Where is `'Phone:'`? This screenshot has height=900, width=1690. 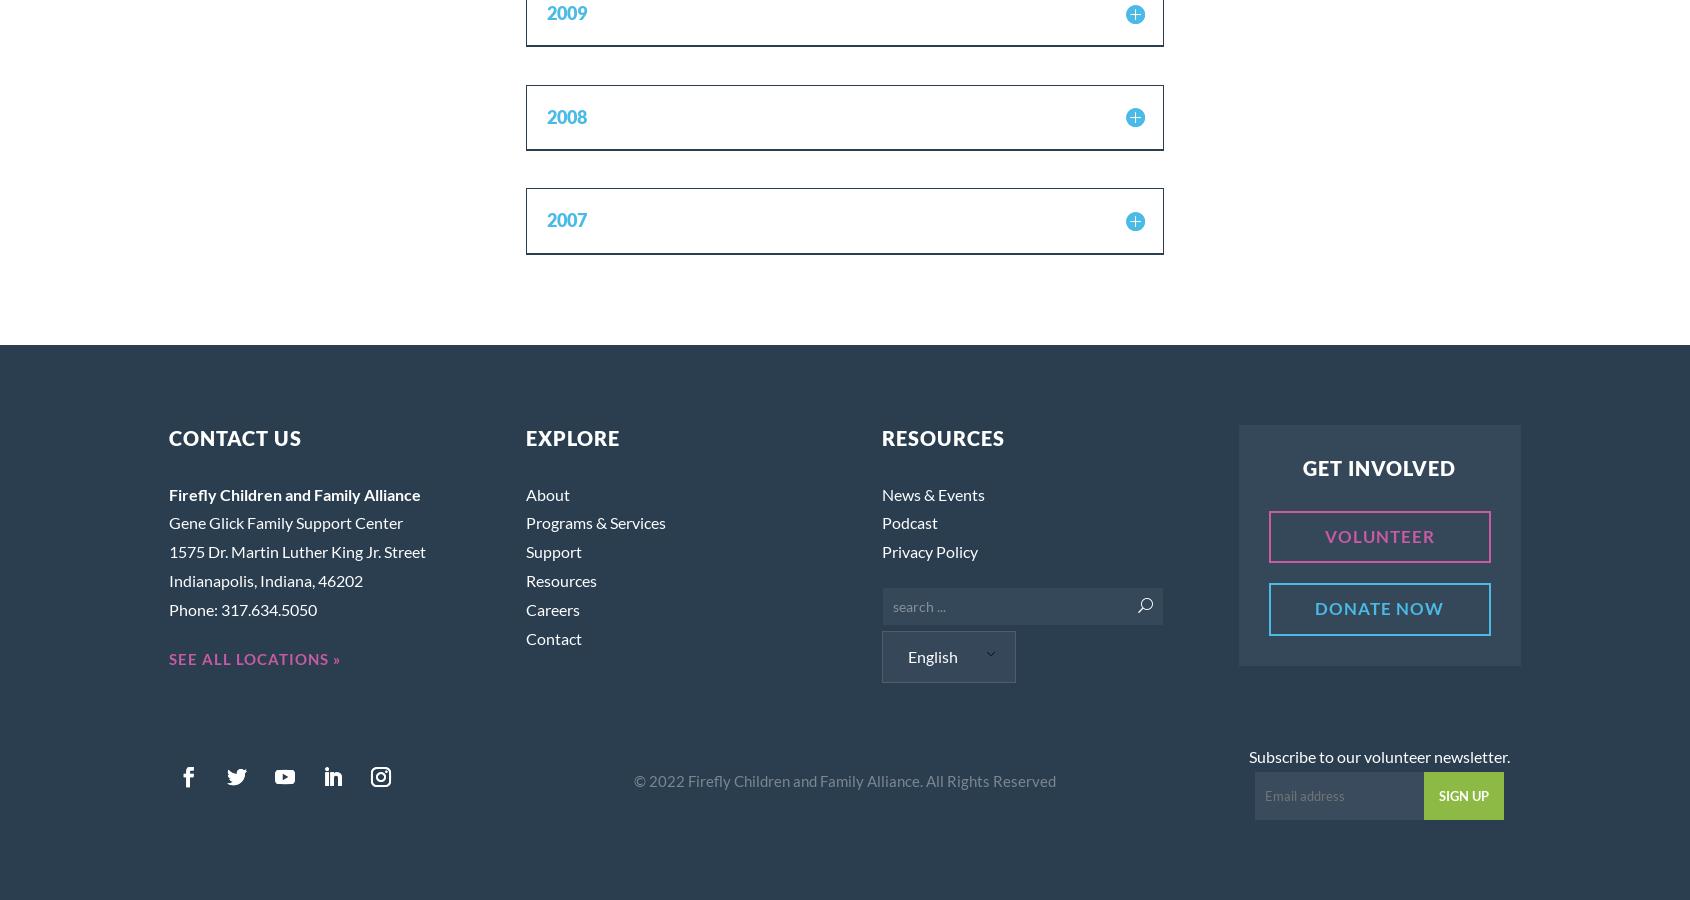 'Phone:' is located at coordinates (194, 608).